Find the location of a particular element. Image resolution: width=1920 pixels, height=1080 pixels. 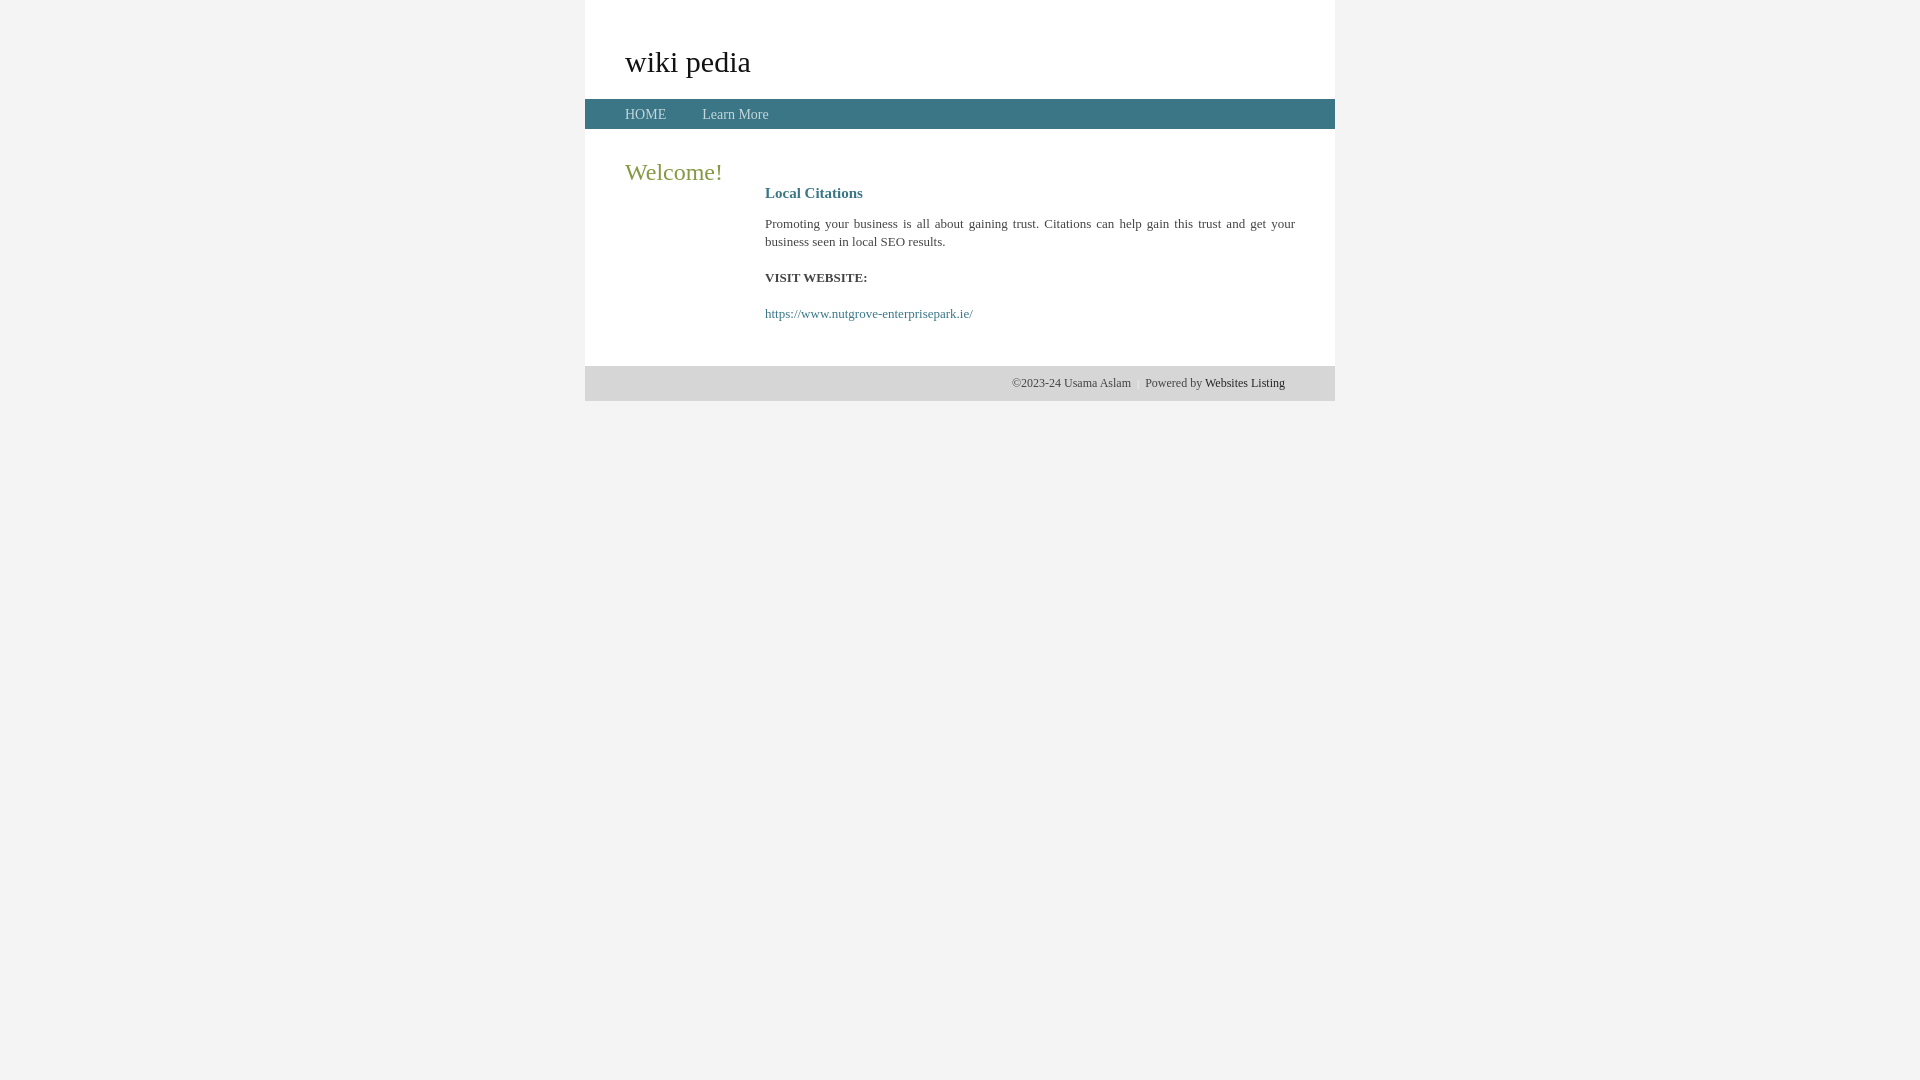

'Learn More' is located at coordinates (733, 114).